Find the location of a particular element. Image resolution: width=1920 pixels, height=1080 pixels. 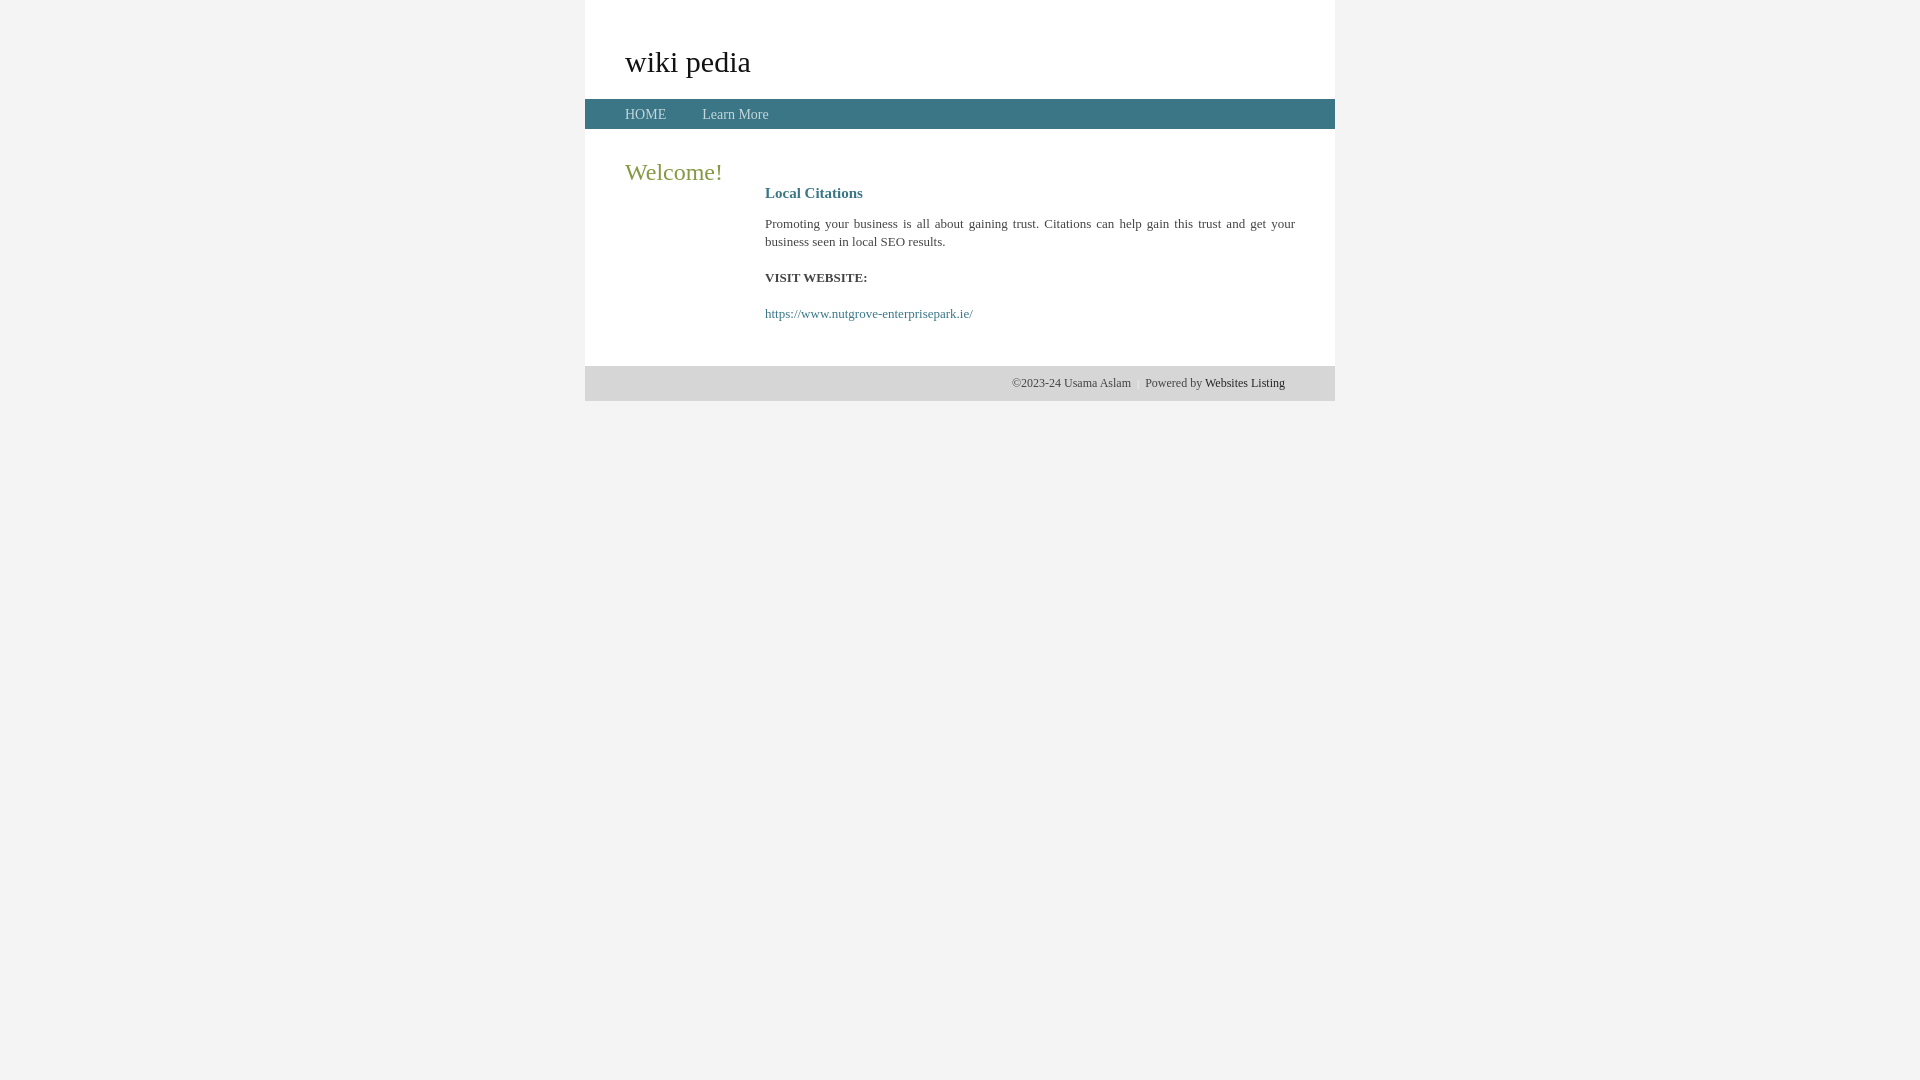

'Learn More' is located at coordinates (733, 114).